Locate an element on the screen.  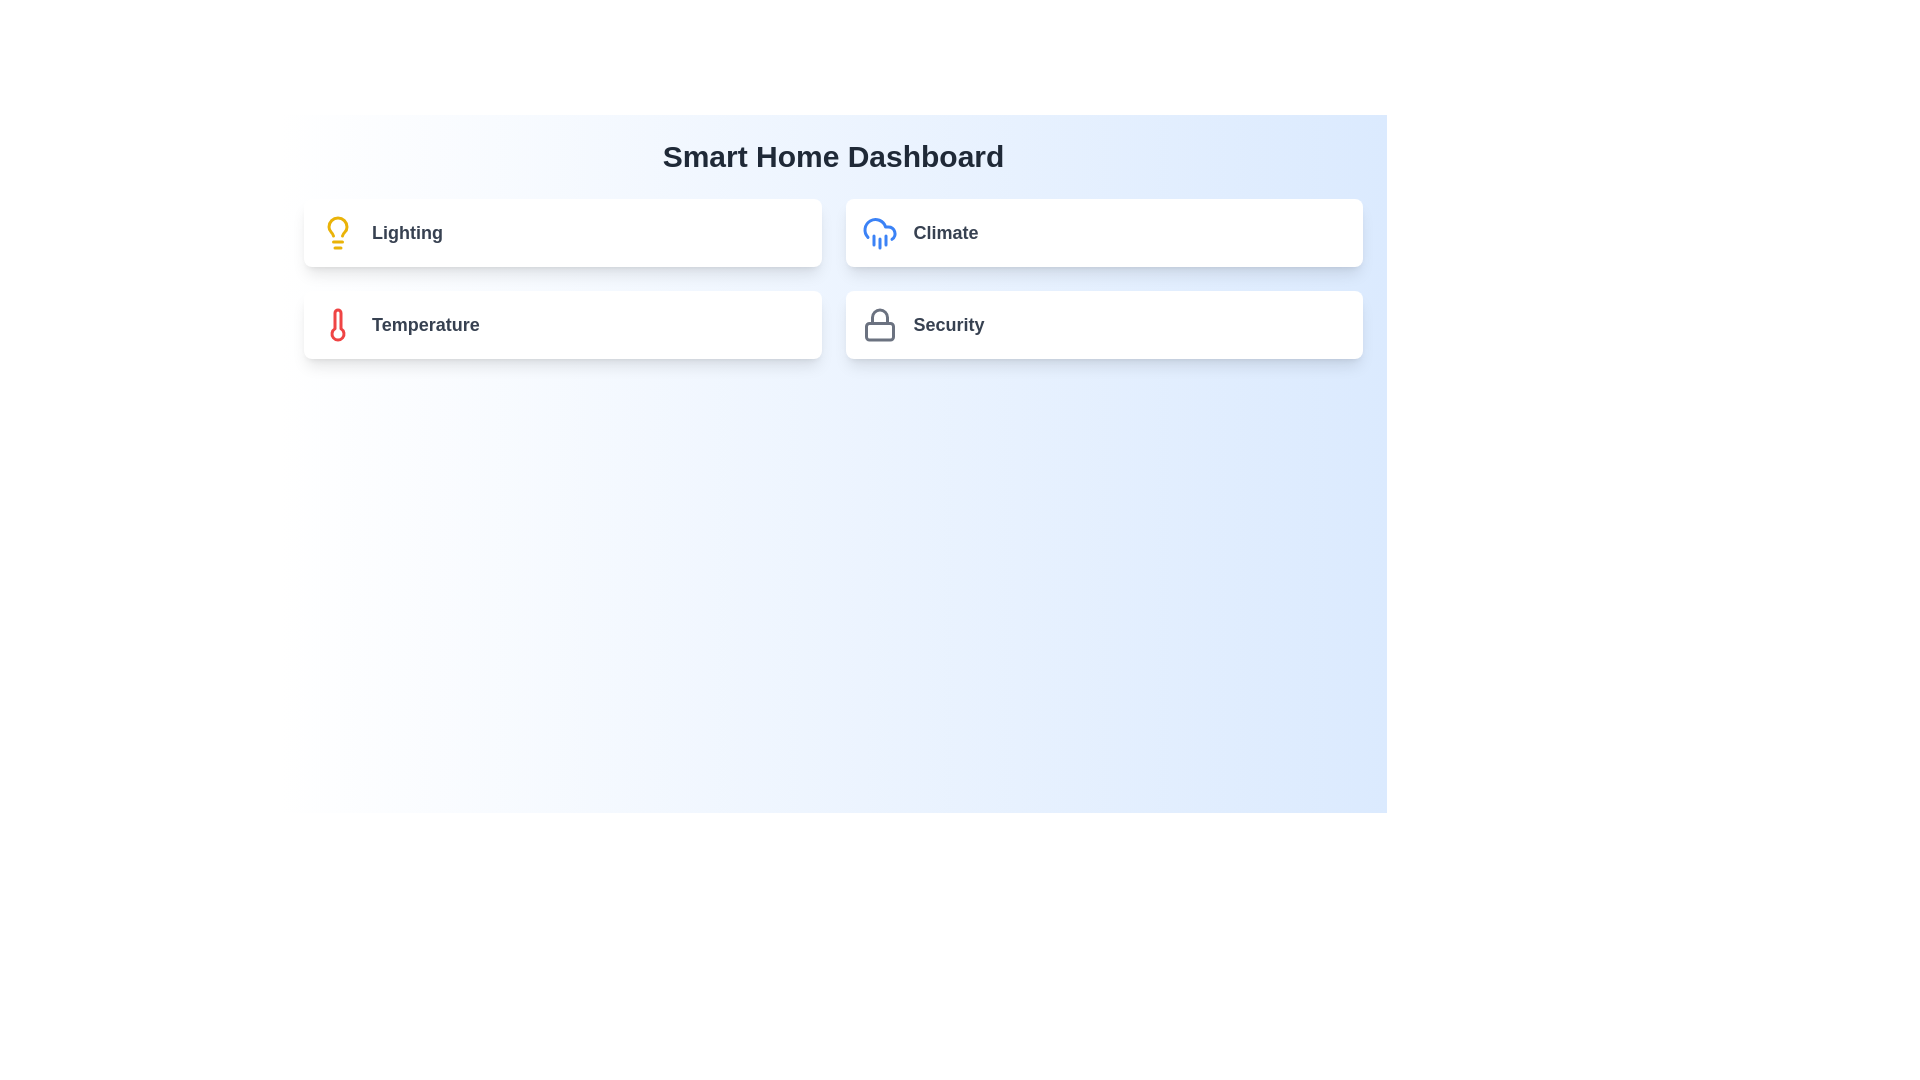
the 'Temperature' module card which is the third element in the grid layout, located below the 'Lighting' element is located at coordinates (561, 323).